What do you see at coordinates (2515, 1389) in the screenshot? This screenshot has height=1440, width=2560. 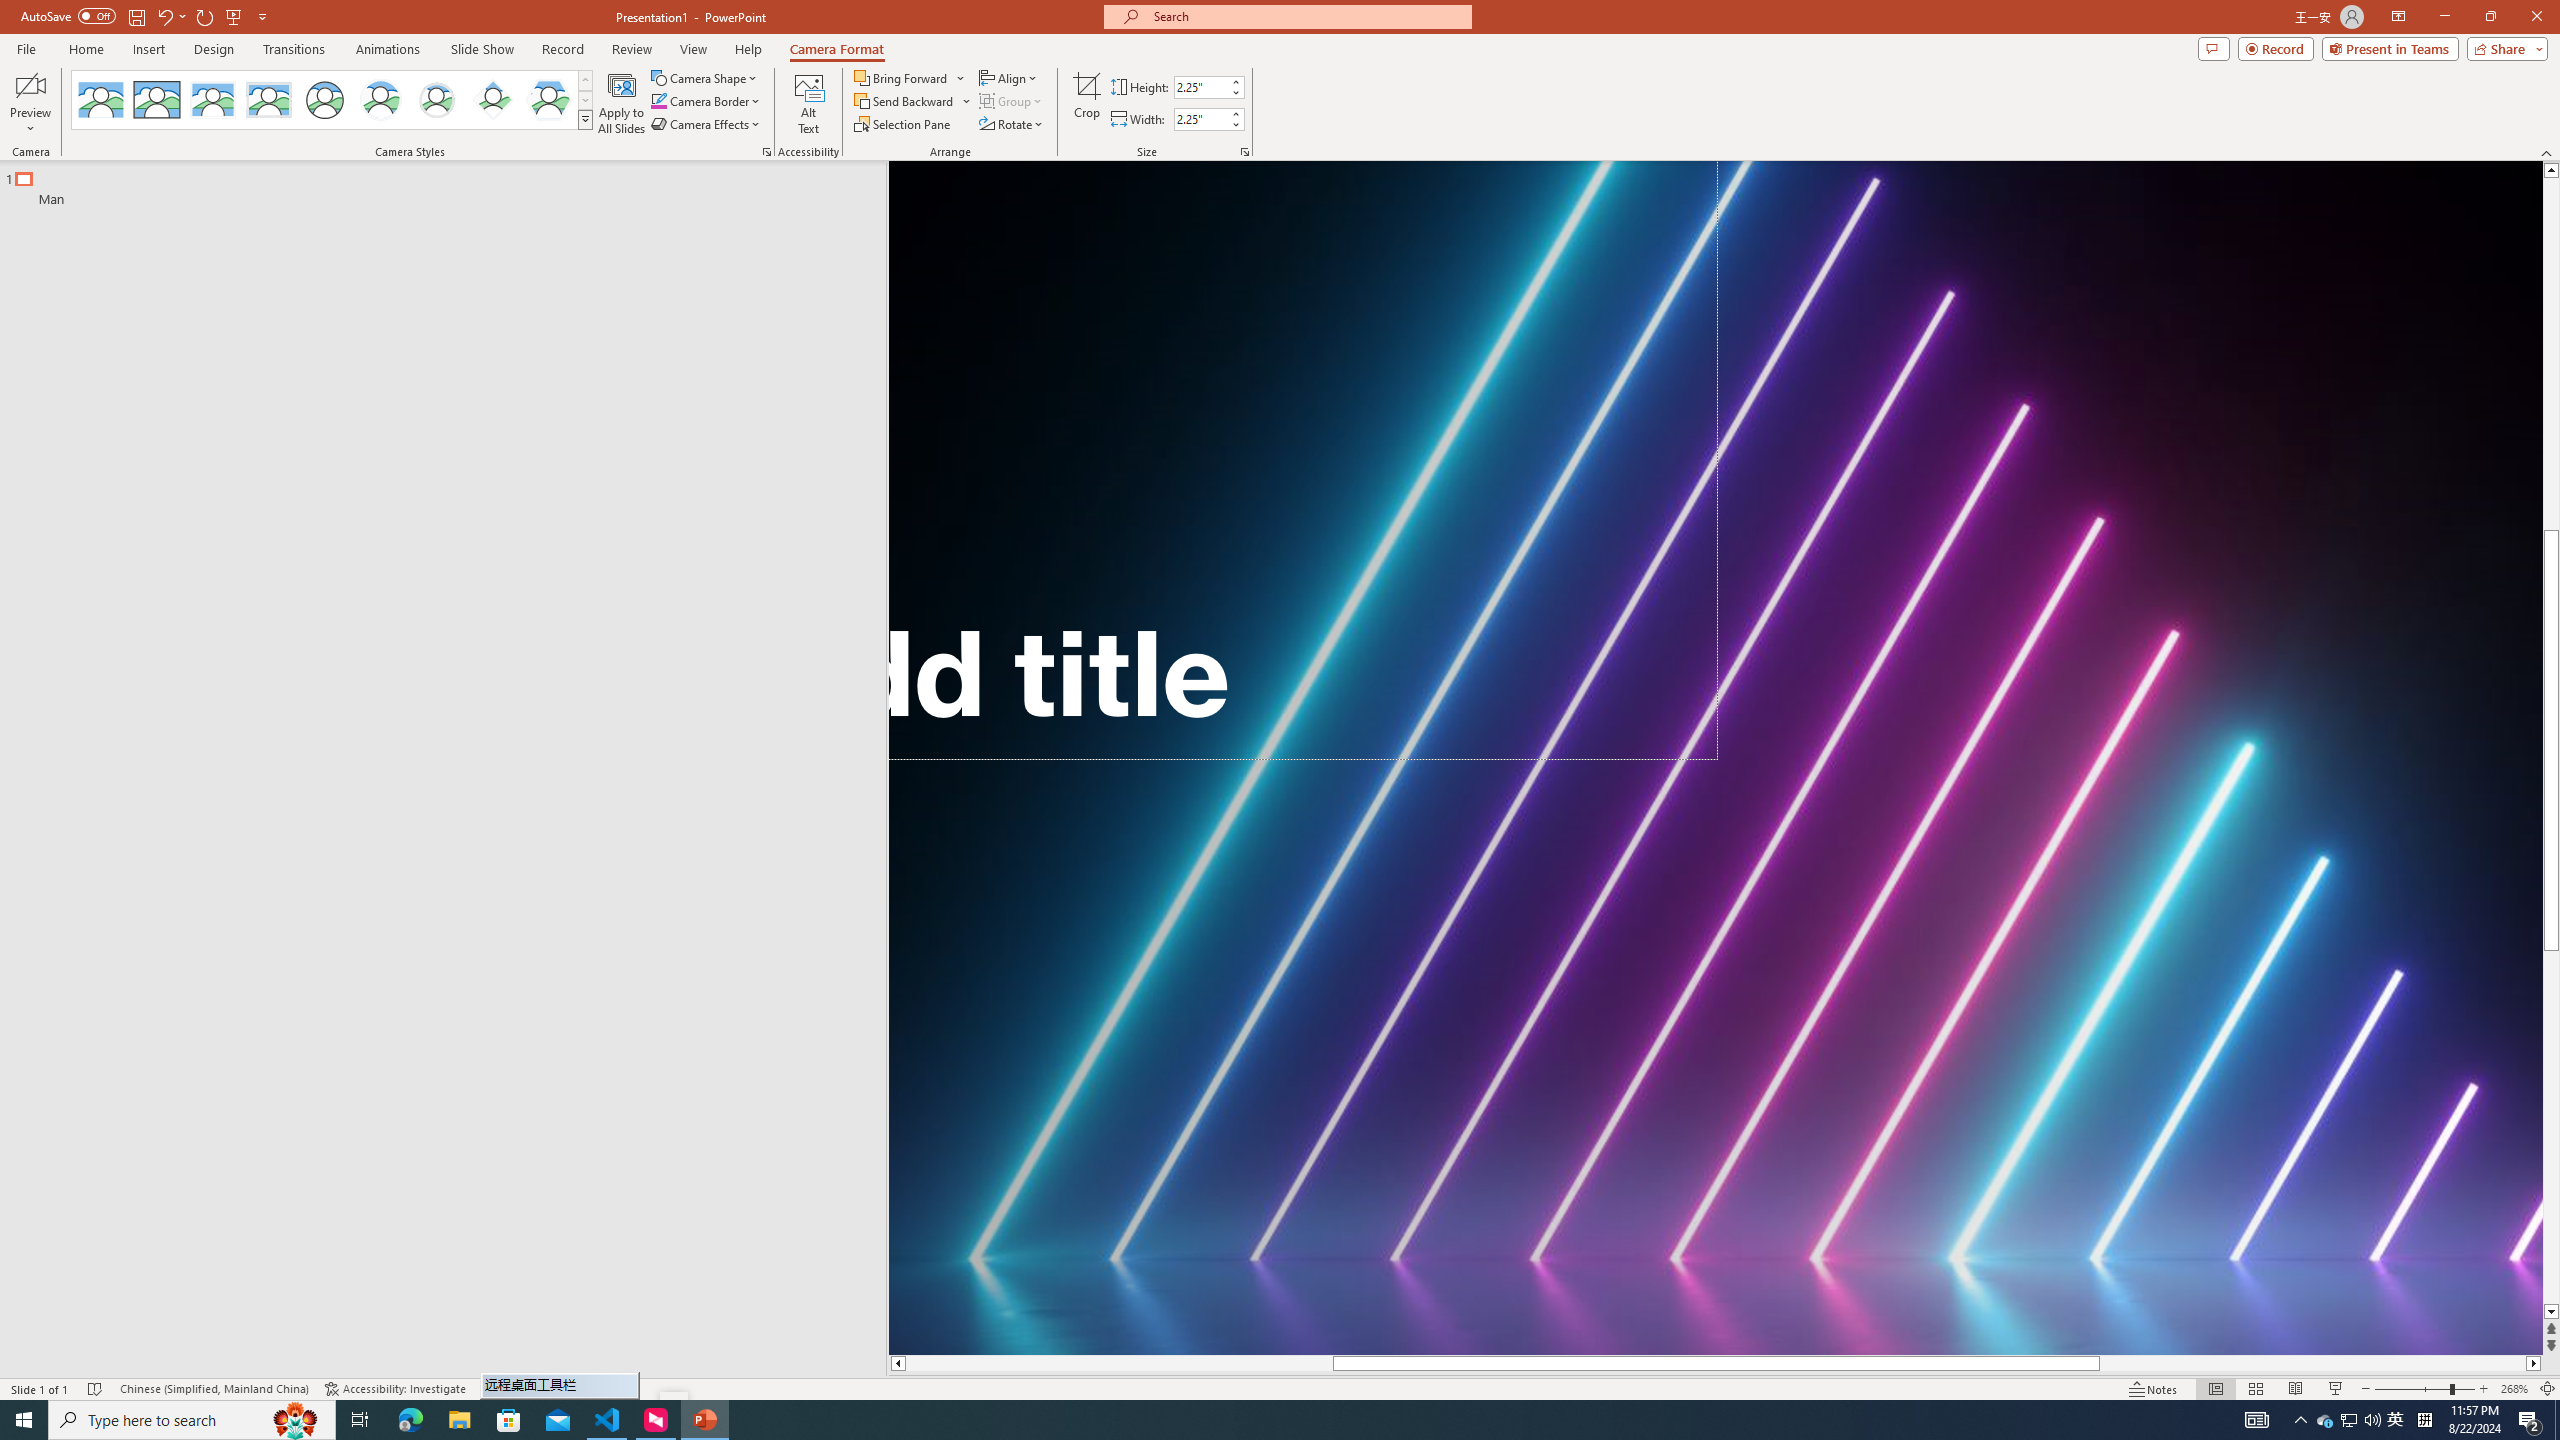 I see `'Zoom 268%'` at bounding box center [2515, 1389].